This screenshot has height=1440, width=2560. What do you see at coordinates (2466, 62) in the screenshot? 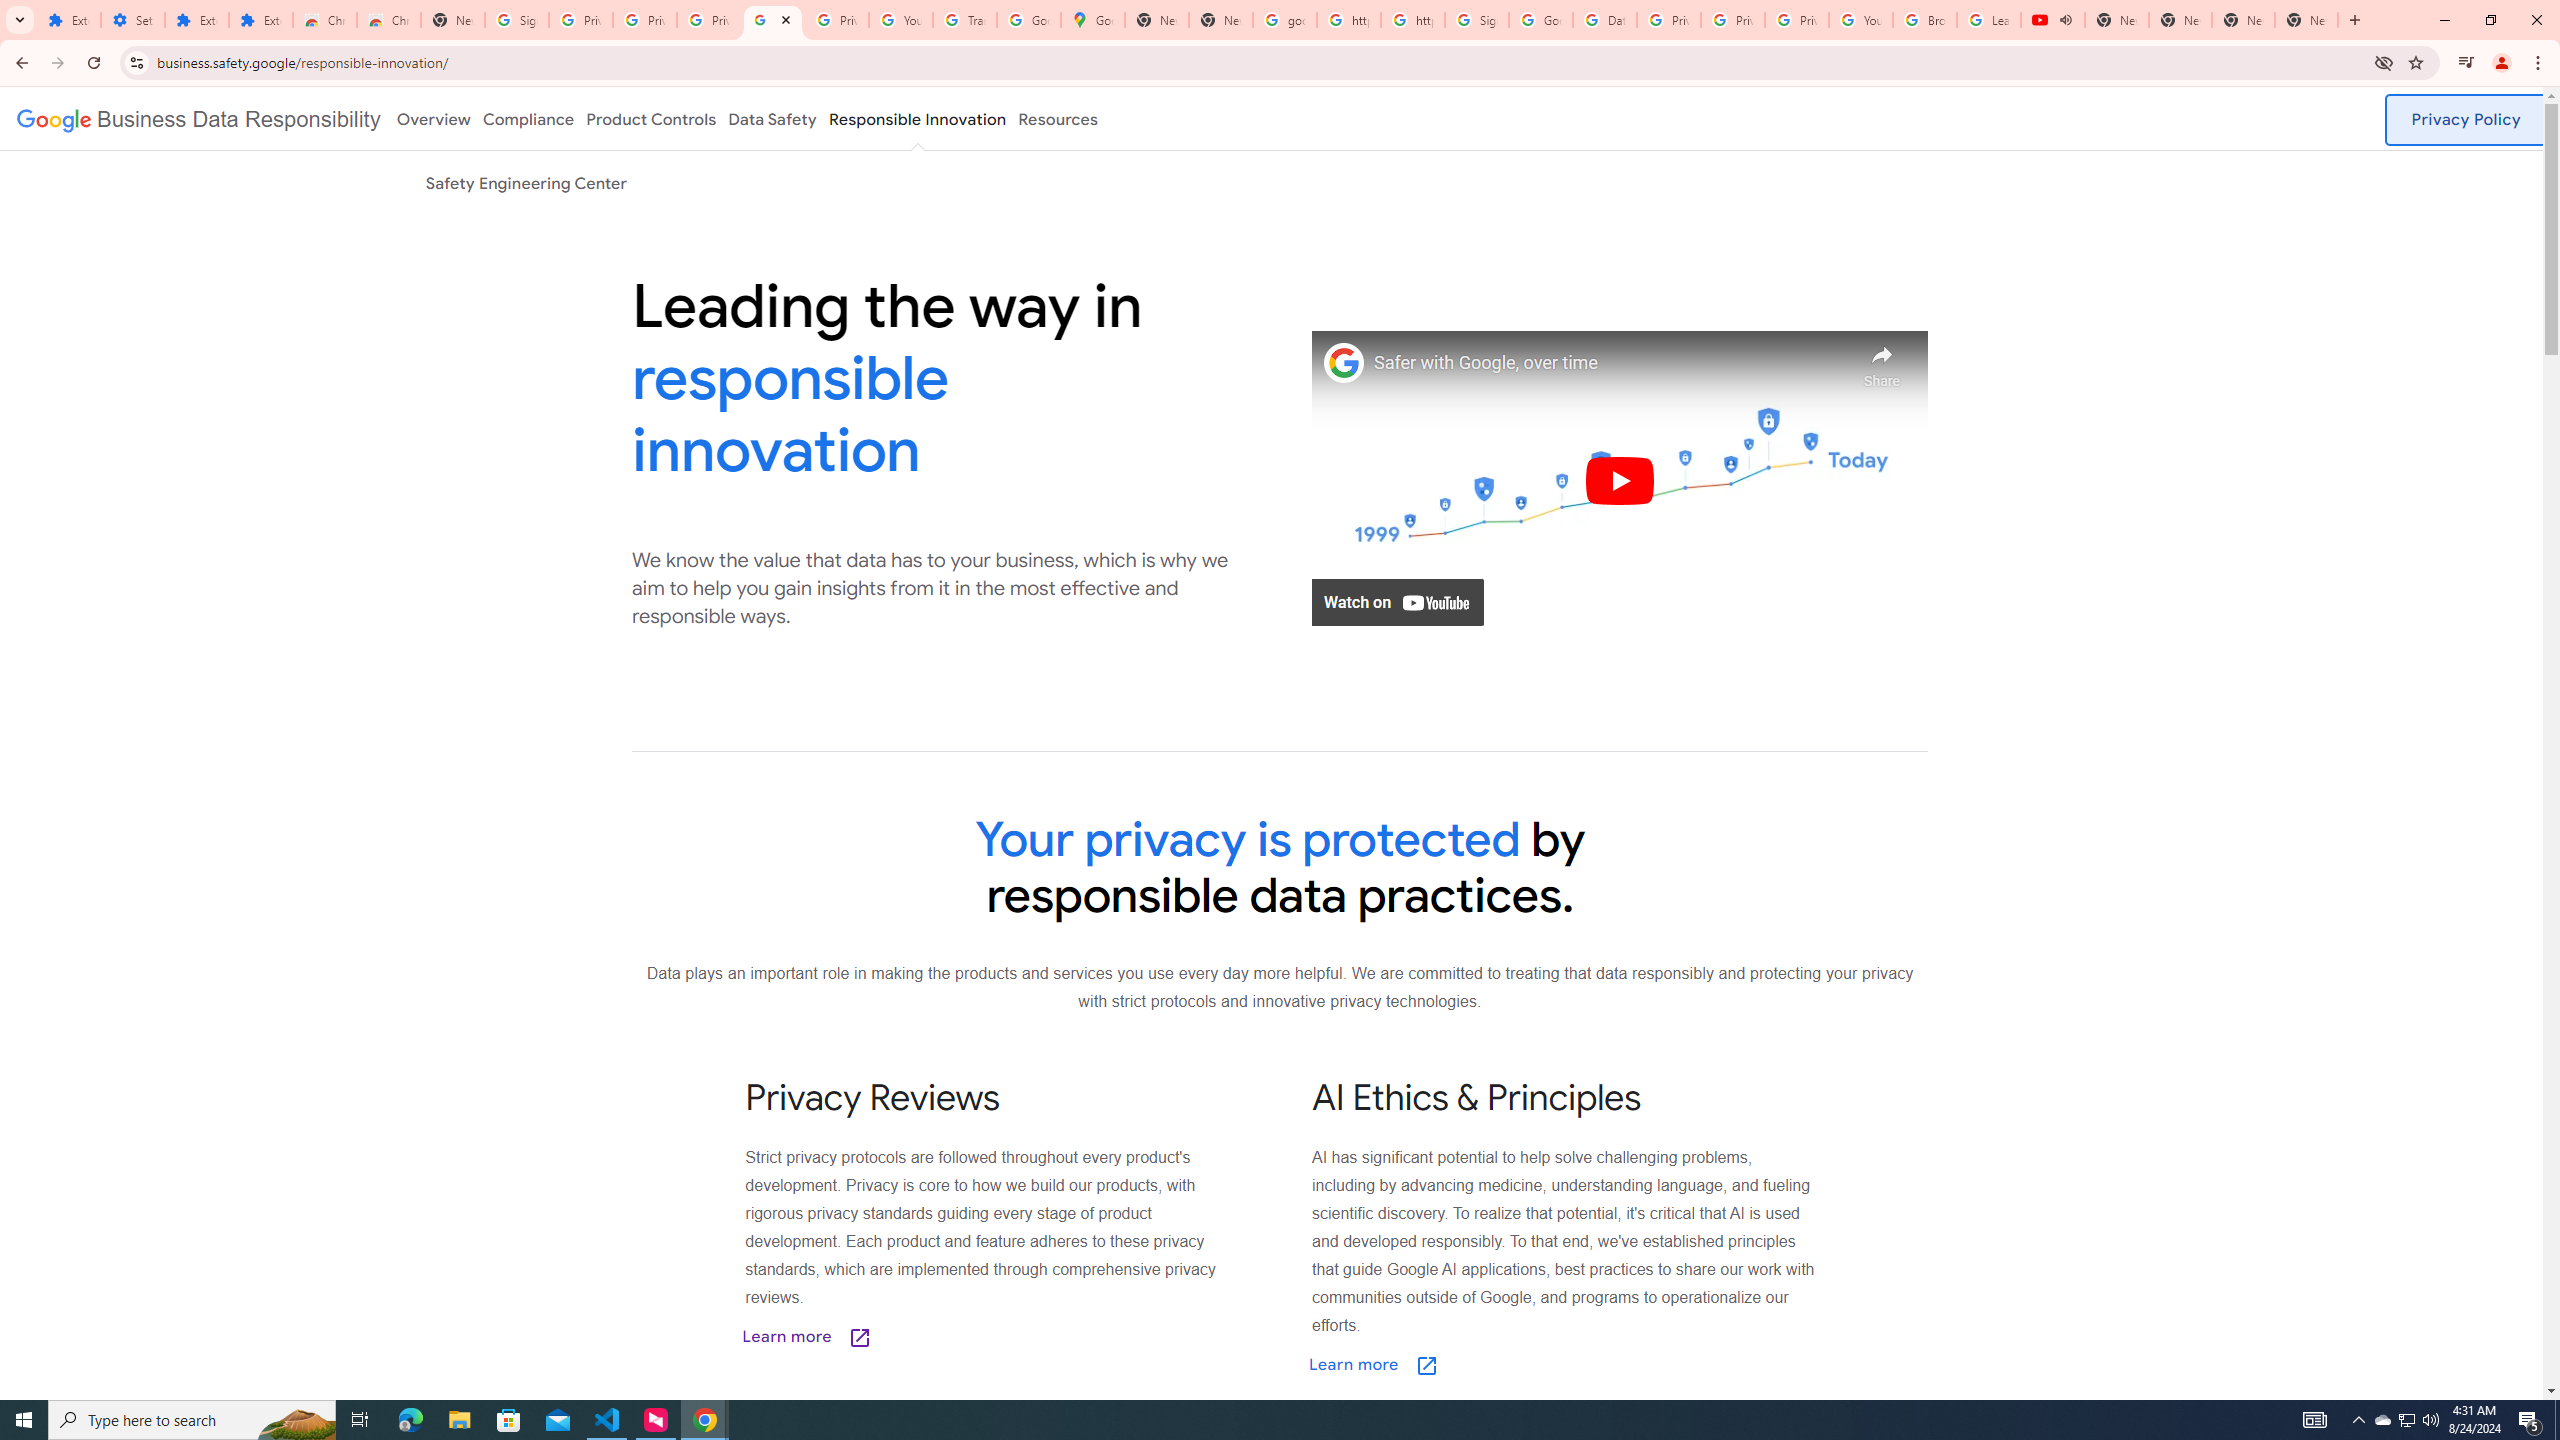
I see `'Control your music, videos, and more'` at bounding box center [2466, 62].